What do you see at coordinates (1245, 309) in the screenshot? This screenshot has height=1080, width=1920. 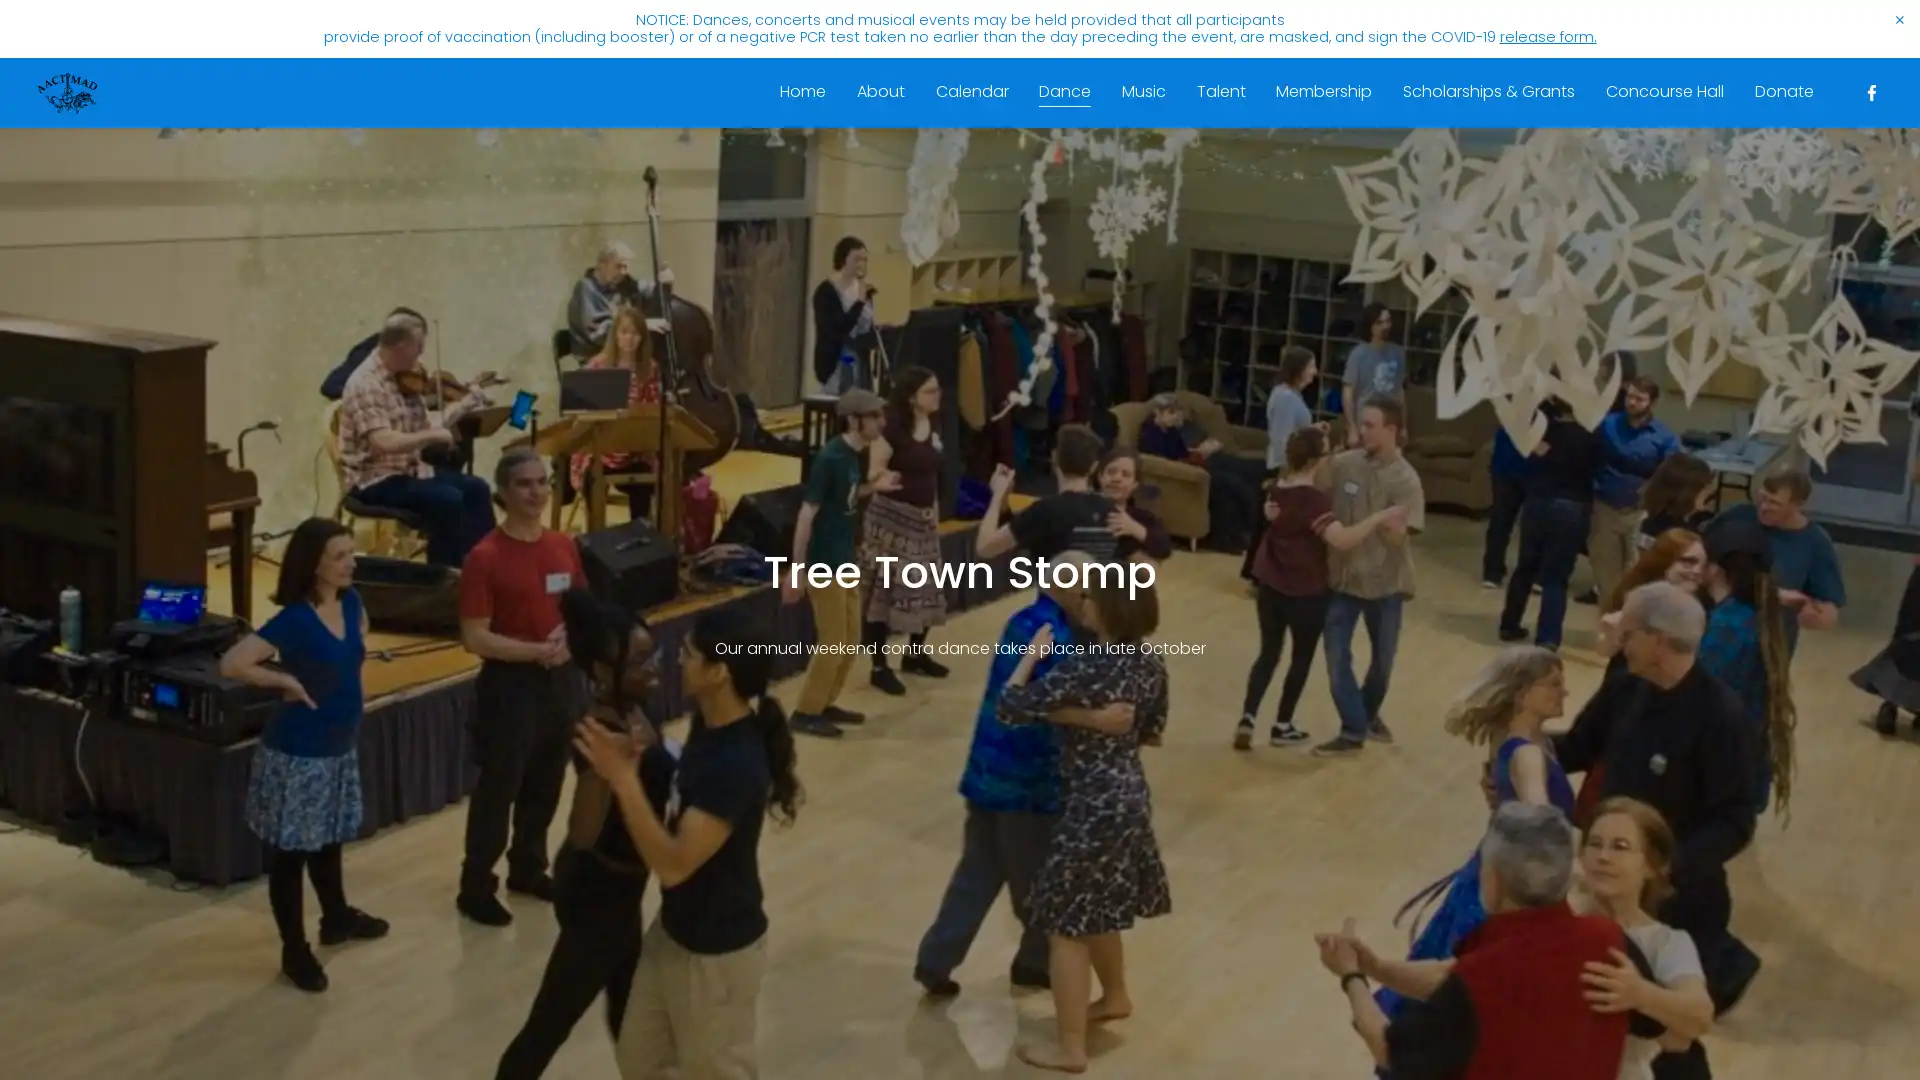 I see `Close` at bounding box center [1245, 309].